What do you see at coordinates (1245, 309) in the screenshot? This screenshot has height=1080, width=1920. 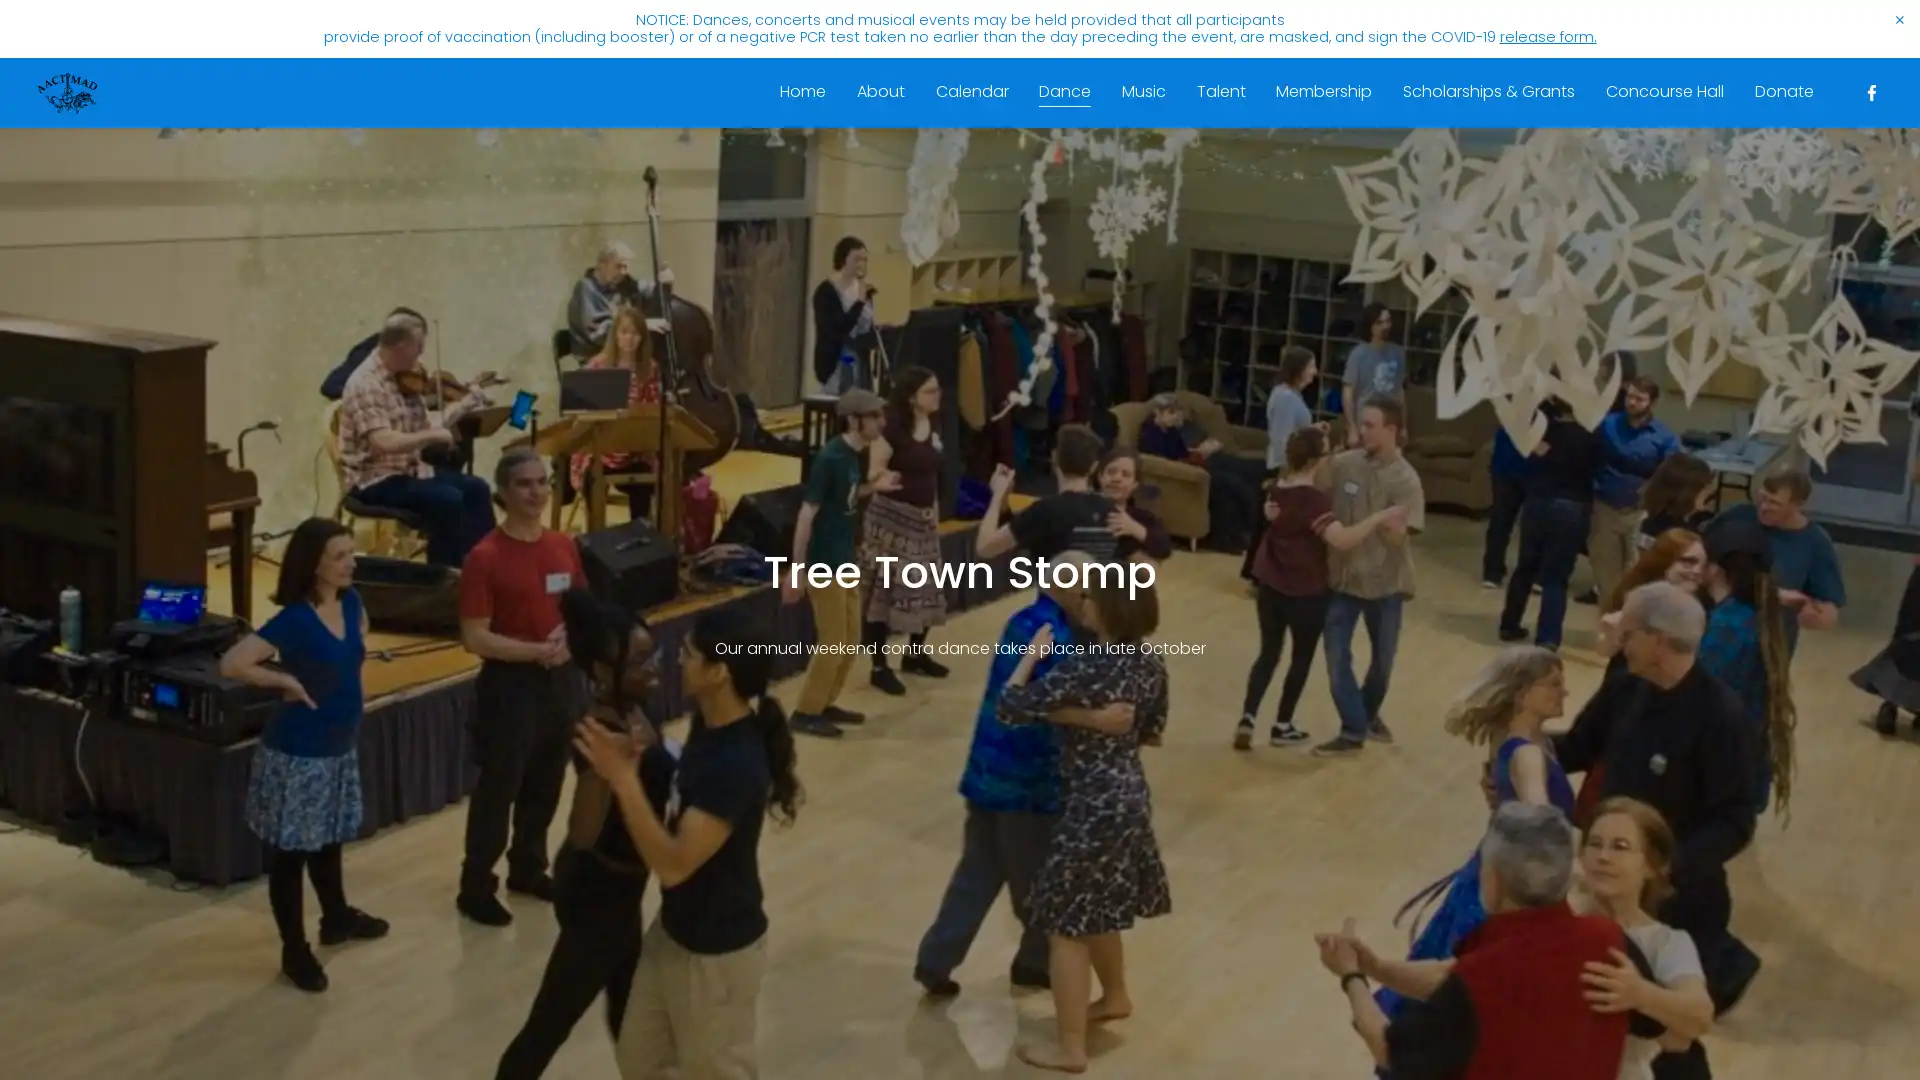 I see `Close` at bounding box center [1245, 309].